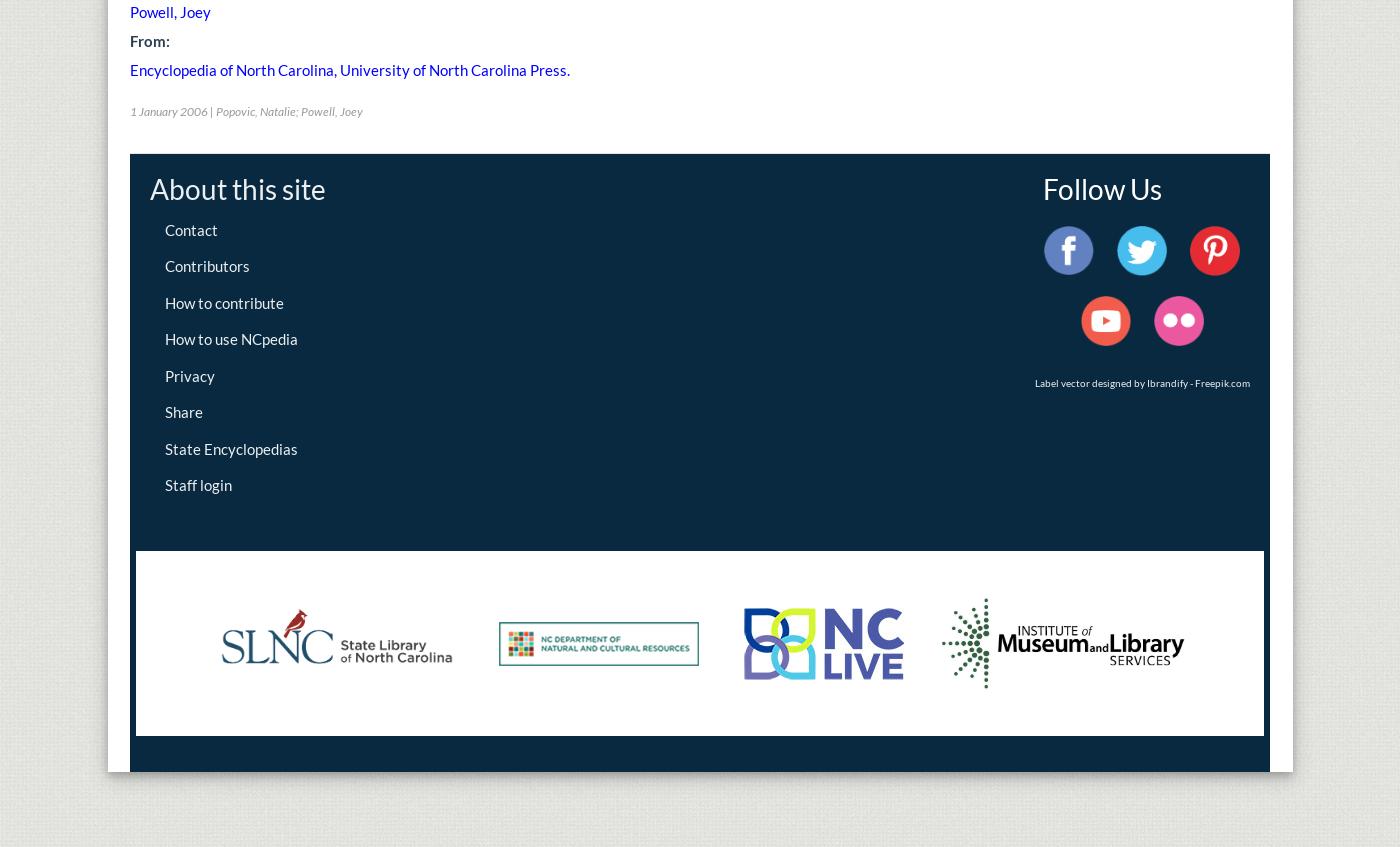  Describe the element at coordinates (189, 373) in the screenshot. I see `'Privacy'` at that location.